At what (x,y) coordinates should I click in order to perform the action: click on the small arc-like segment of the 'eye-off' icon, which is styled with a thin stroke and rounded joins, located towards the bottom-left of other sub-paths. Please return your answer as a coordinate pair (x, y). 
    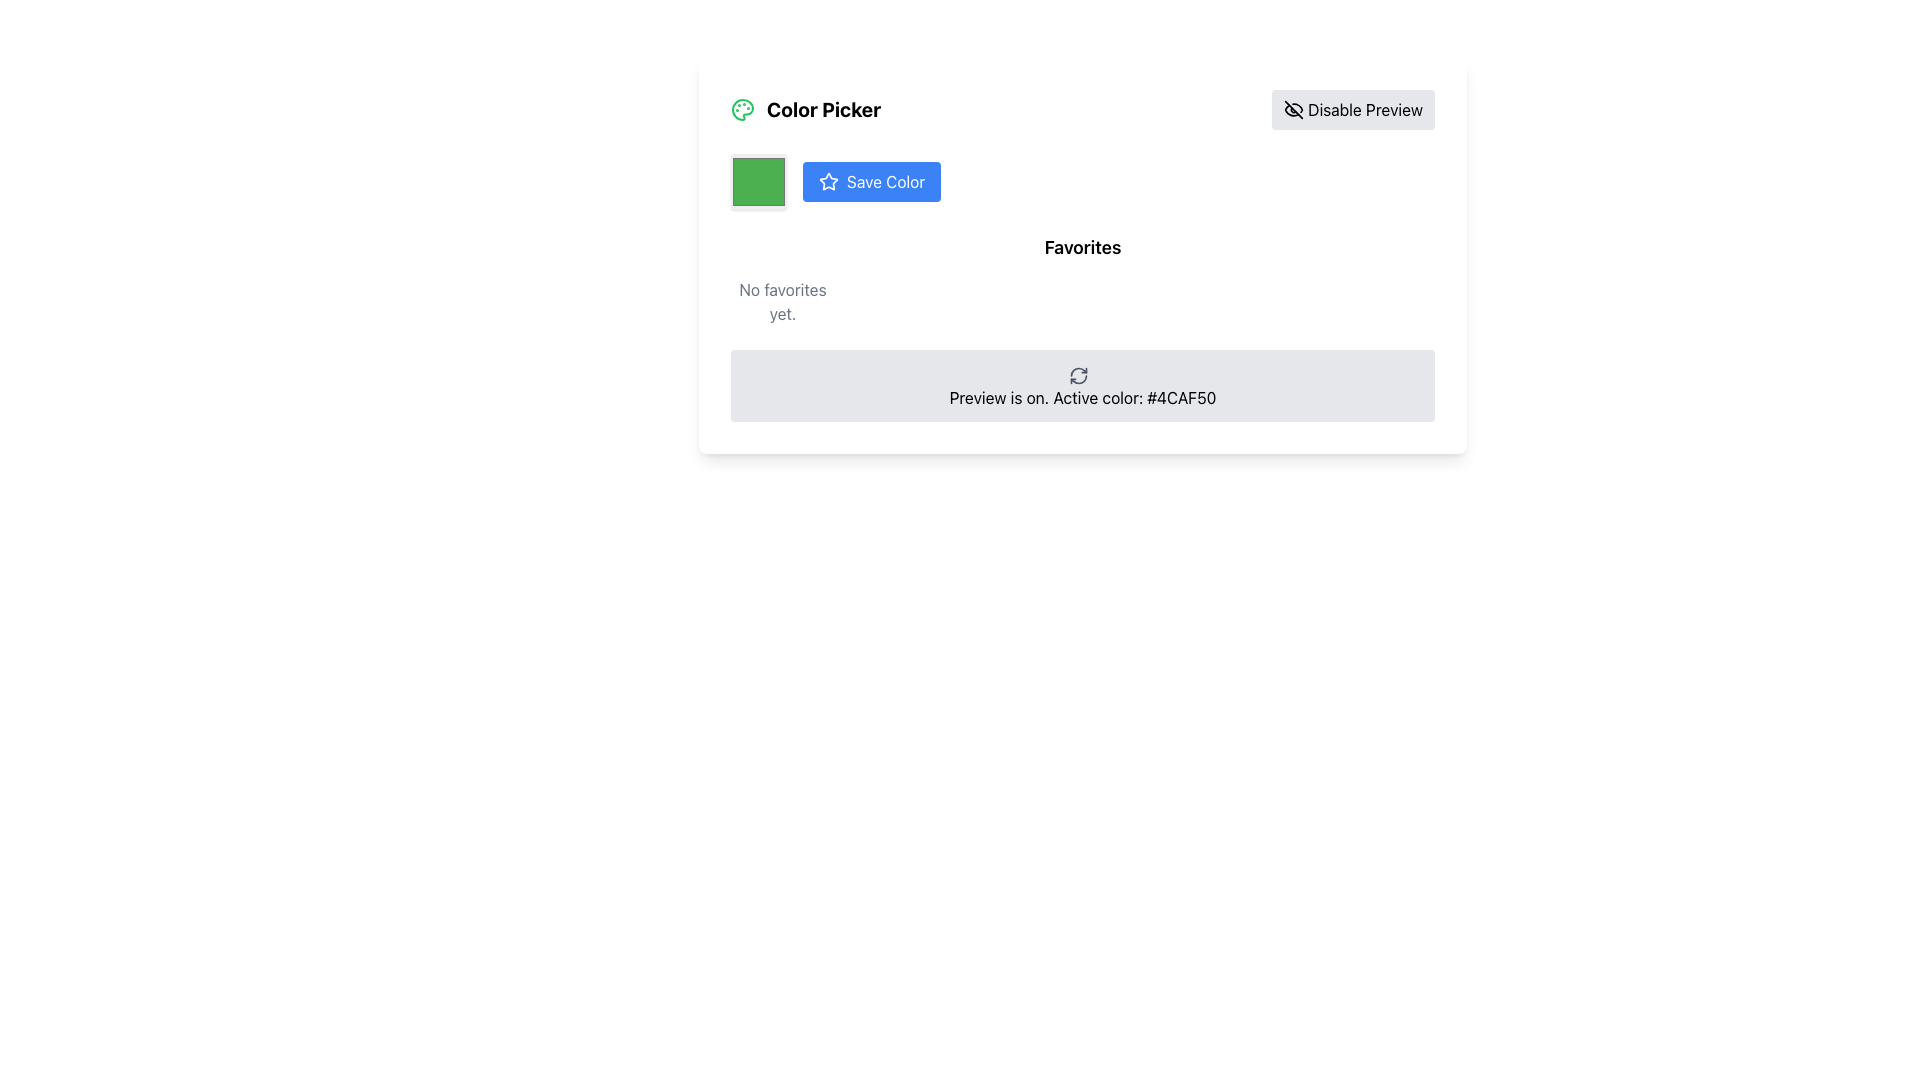
    Looking at the image, I should click on (1292, 110).